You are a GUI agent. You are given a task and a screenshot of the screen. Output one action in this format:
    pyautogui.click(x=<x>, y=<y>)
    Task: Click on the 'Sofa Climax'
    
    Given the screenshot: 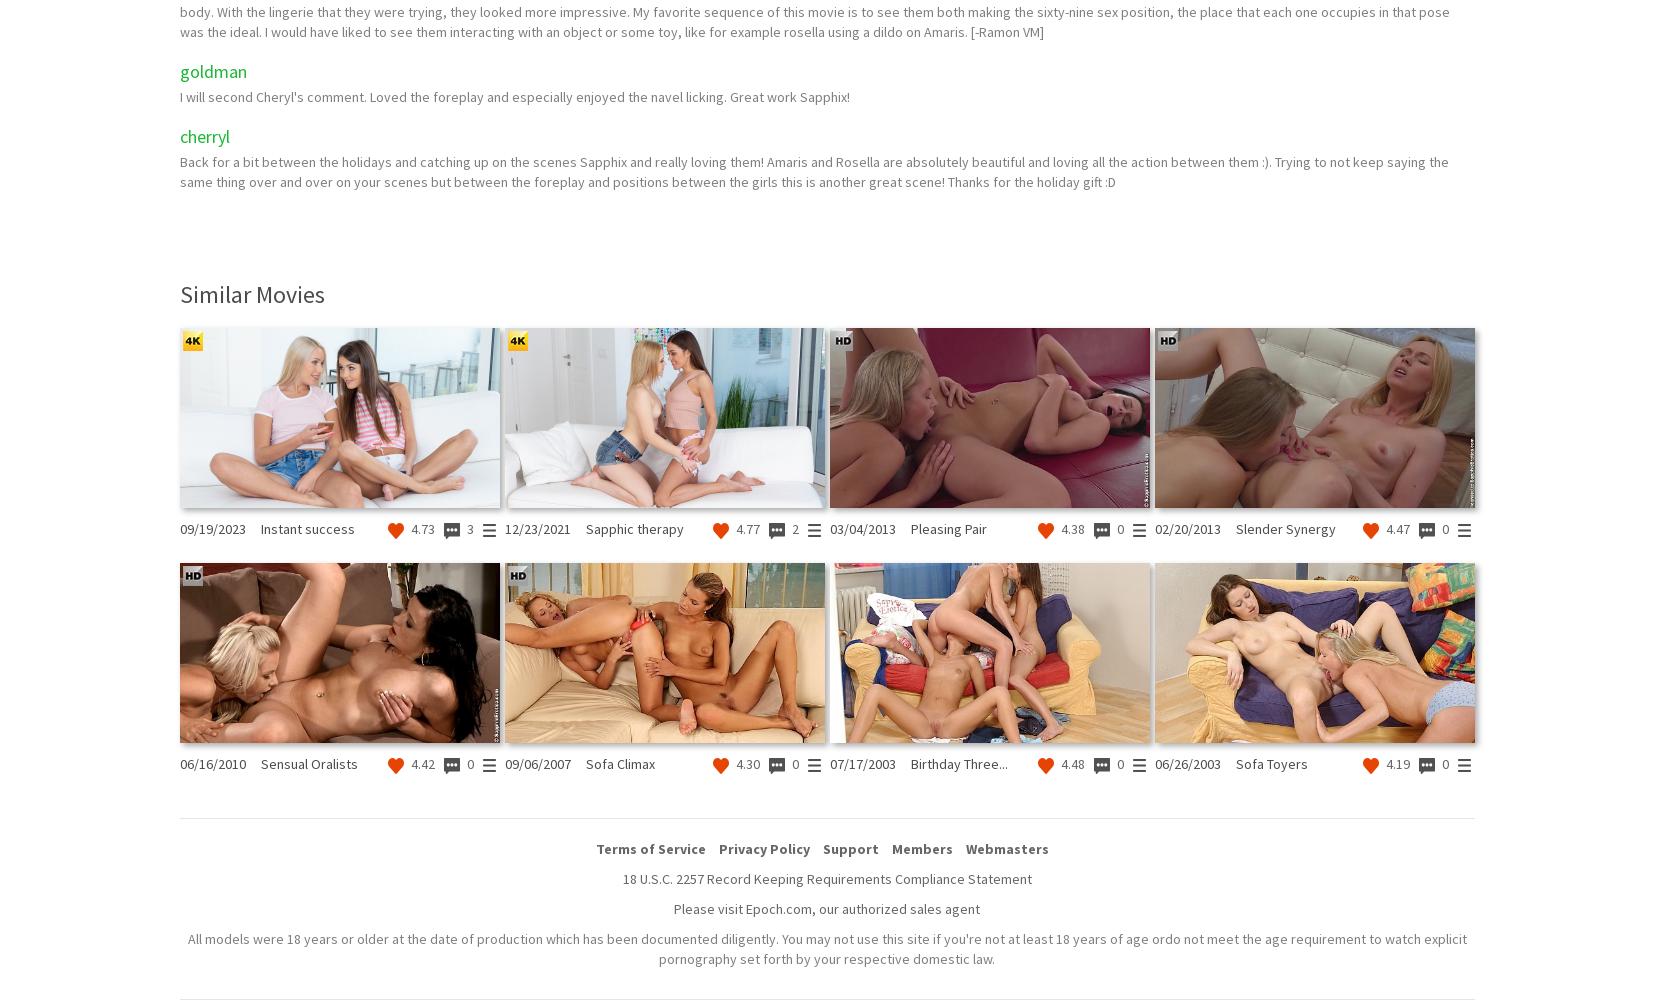 What is the action you would take?
    pyautogui.click(x=619, y=764)
    